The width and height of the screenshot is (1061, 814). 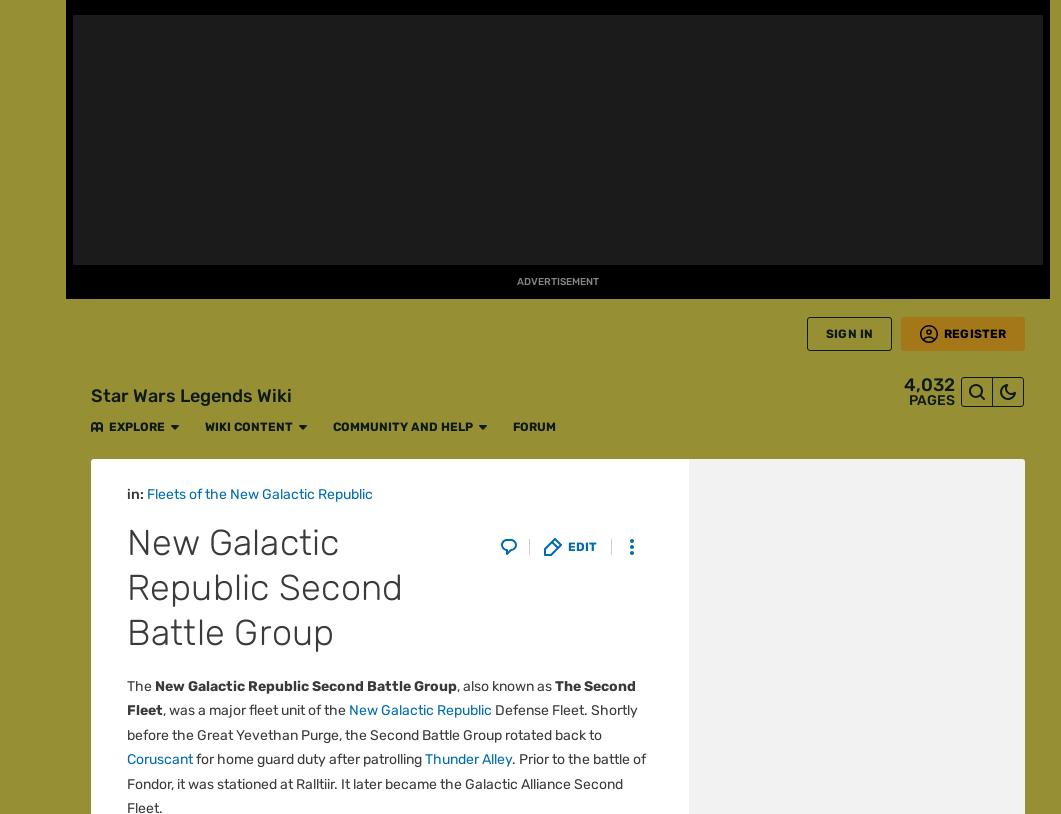 What do you see at coordinates (388, 150) in the screenshot?
I see `'Be the first to comment on New Galactic Republic Second Battle Group!'` at bounding box center [388, 150].